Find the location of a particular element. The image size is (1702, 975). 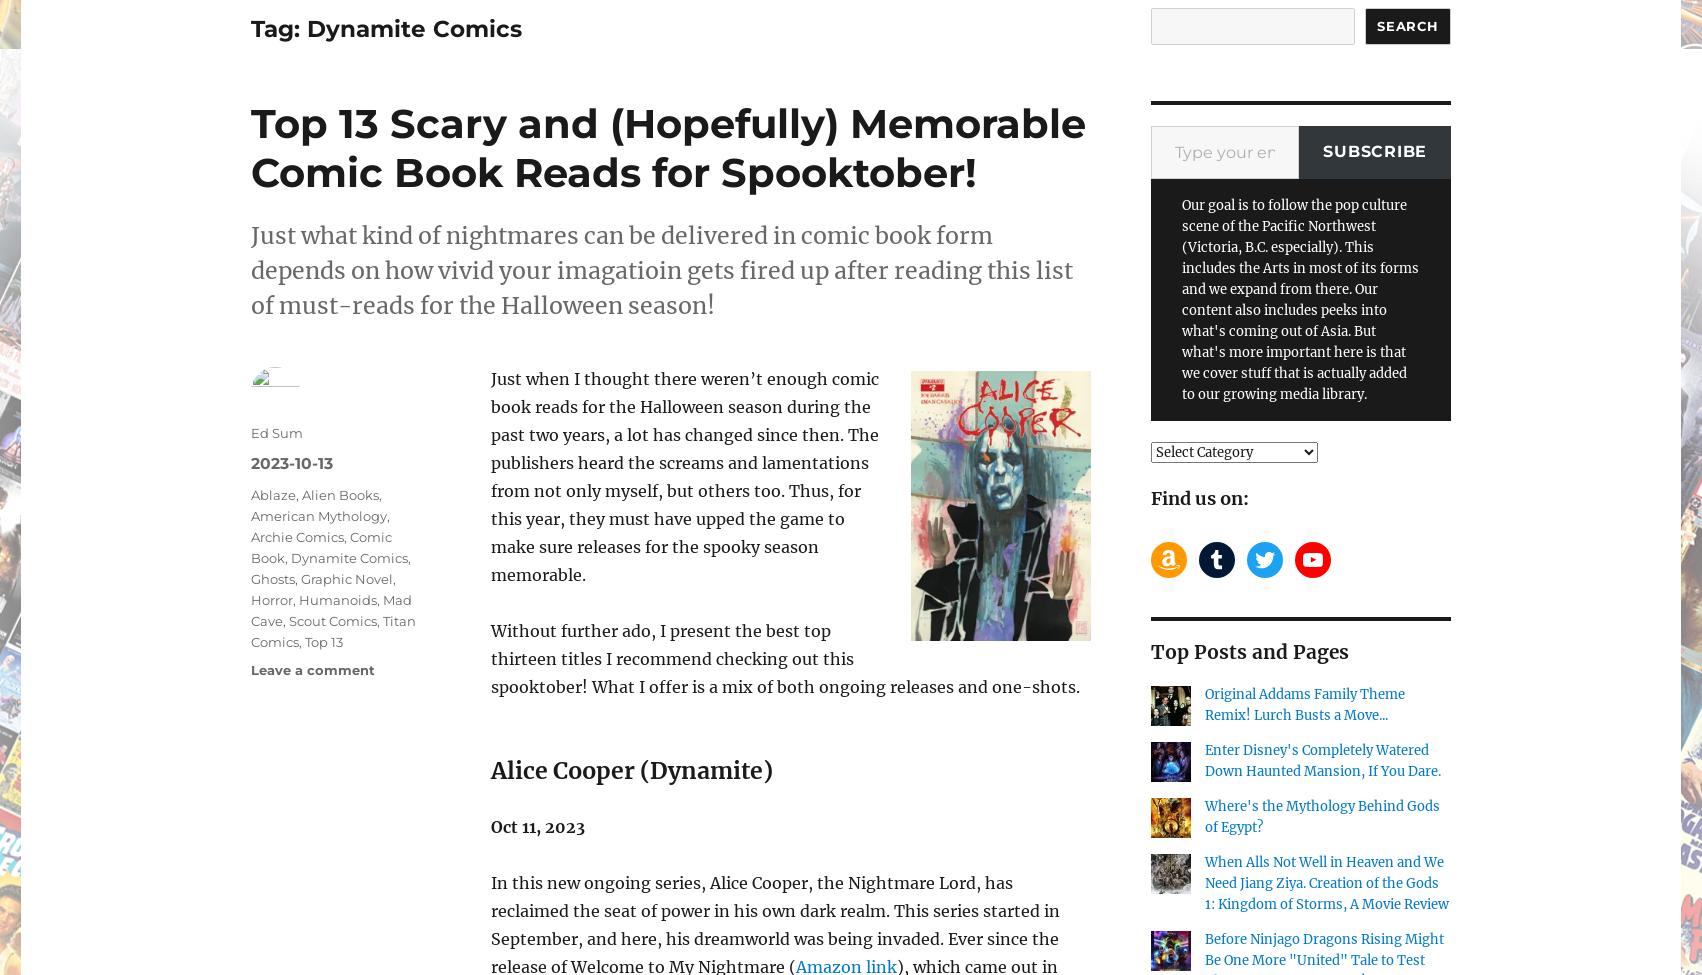

'Ablaze' is located at coordinates (272, 493).